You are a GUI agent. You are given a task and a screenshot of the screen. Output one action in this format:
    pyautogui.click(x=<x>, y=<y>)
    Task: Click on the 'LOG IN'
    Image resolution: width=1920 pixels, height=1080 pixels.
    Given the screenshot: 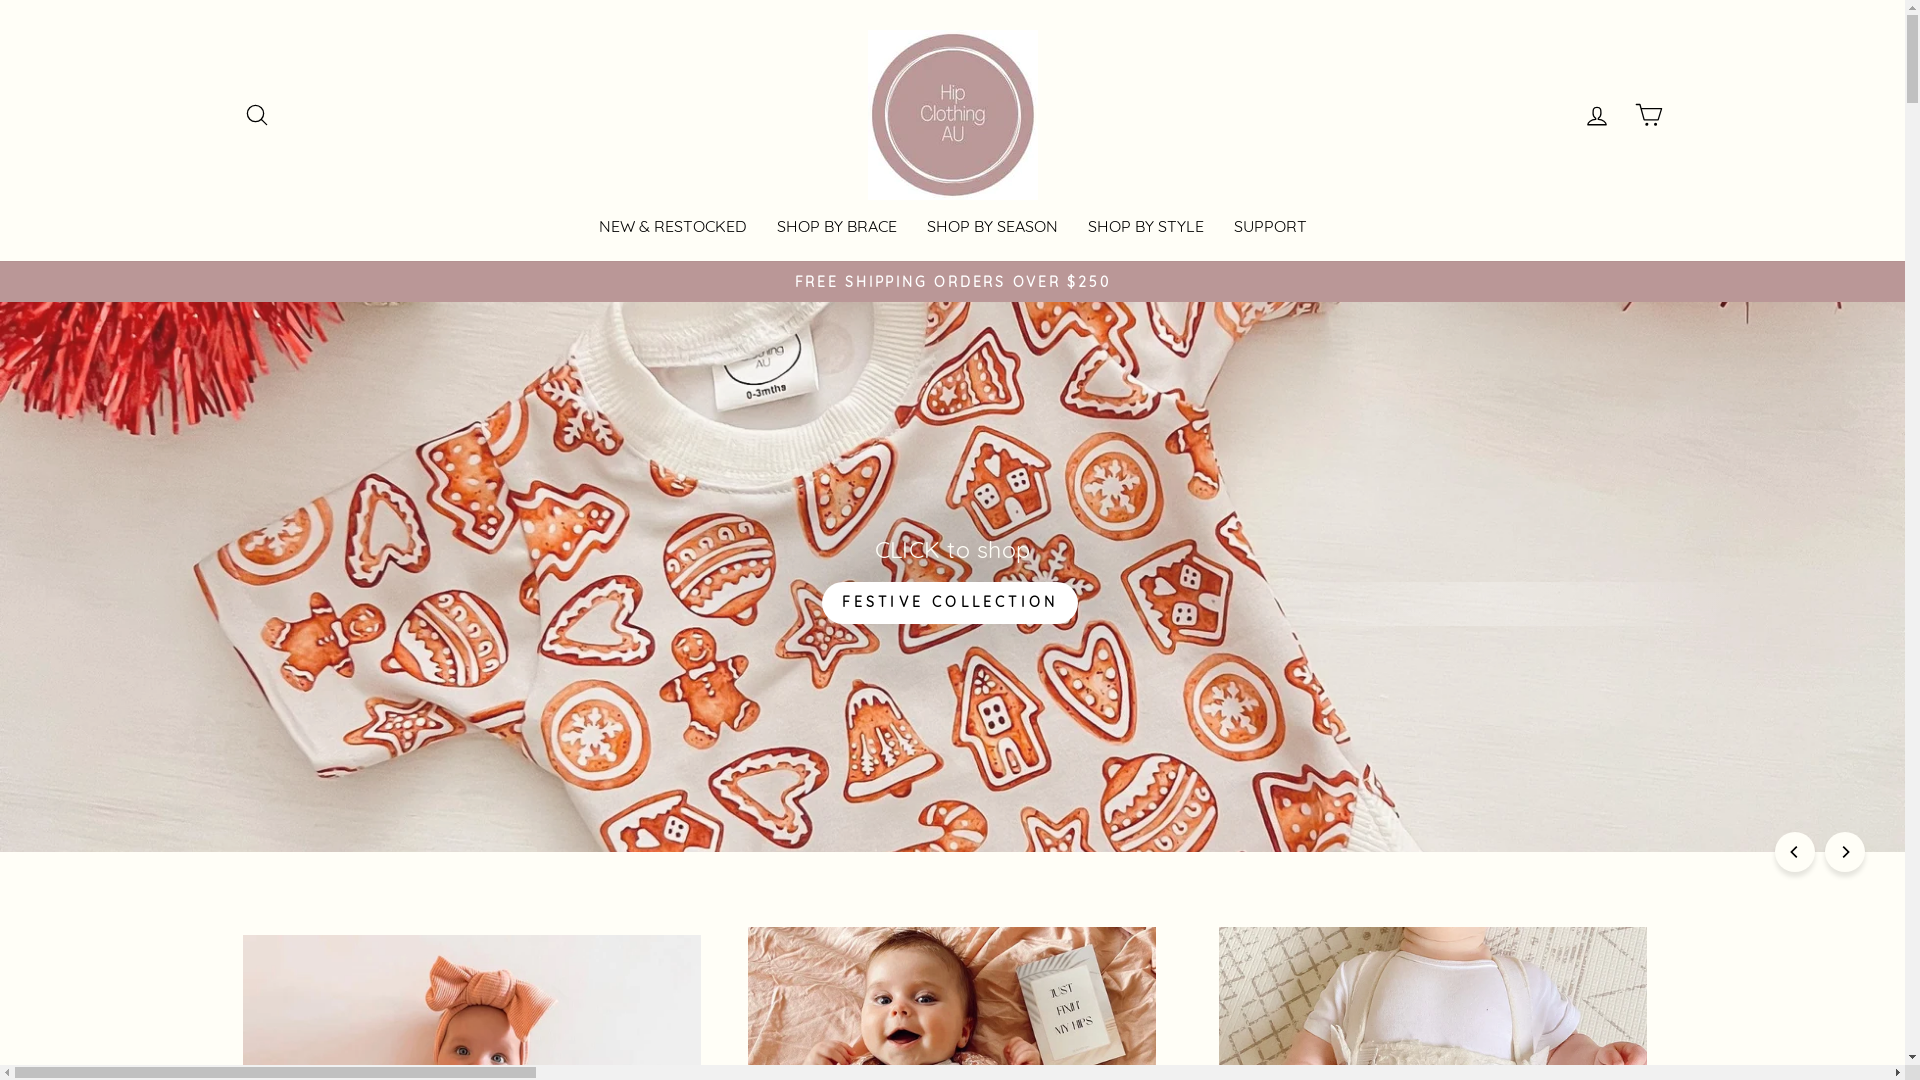 What is the action you would take?
    pyautogui.click(x=1568, y=115)
    